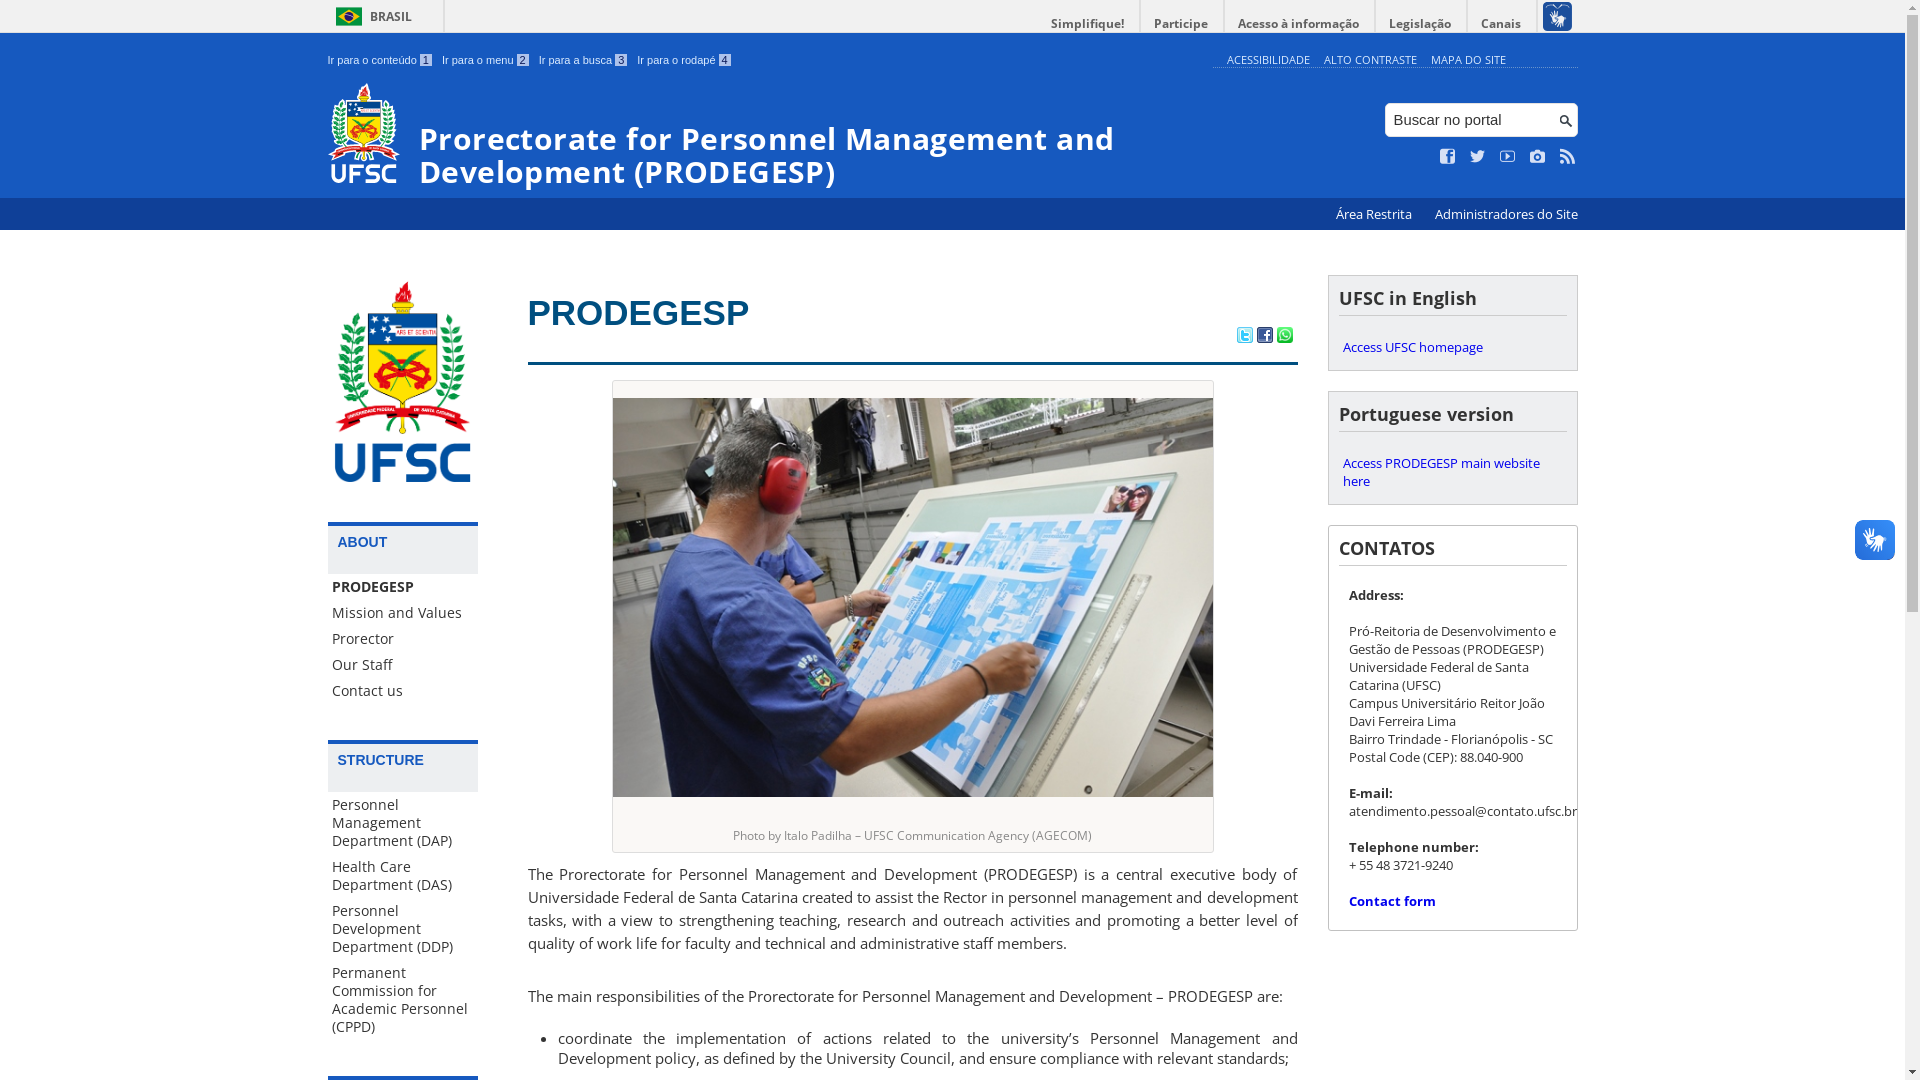 The height and width of the screenshot is (1080, 1920). Describe the element at coordinates (370, 16) in the screenshot. I see `'BRASIL'` at that location.